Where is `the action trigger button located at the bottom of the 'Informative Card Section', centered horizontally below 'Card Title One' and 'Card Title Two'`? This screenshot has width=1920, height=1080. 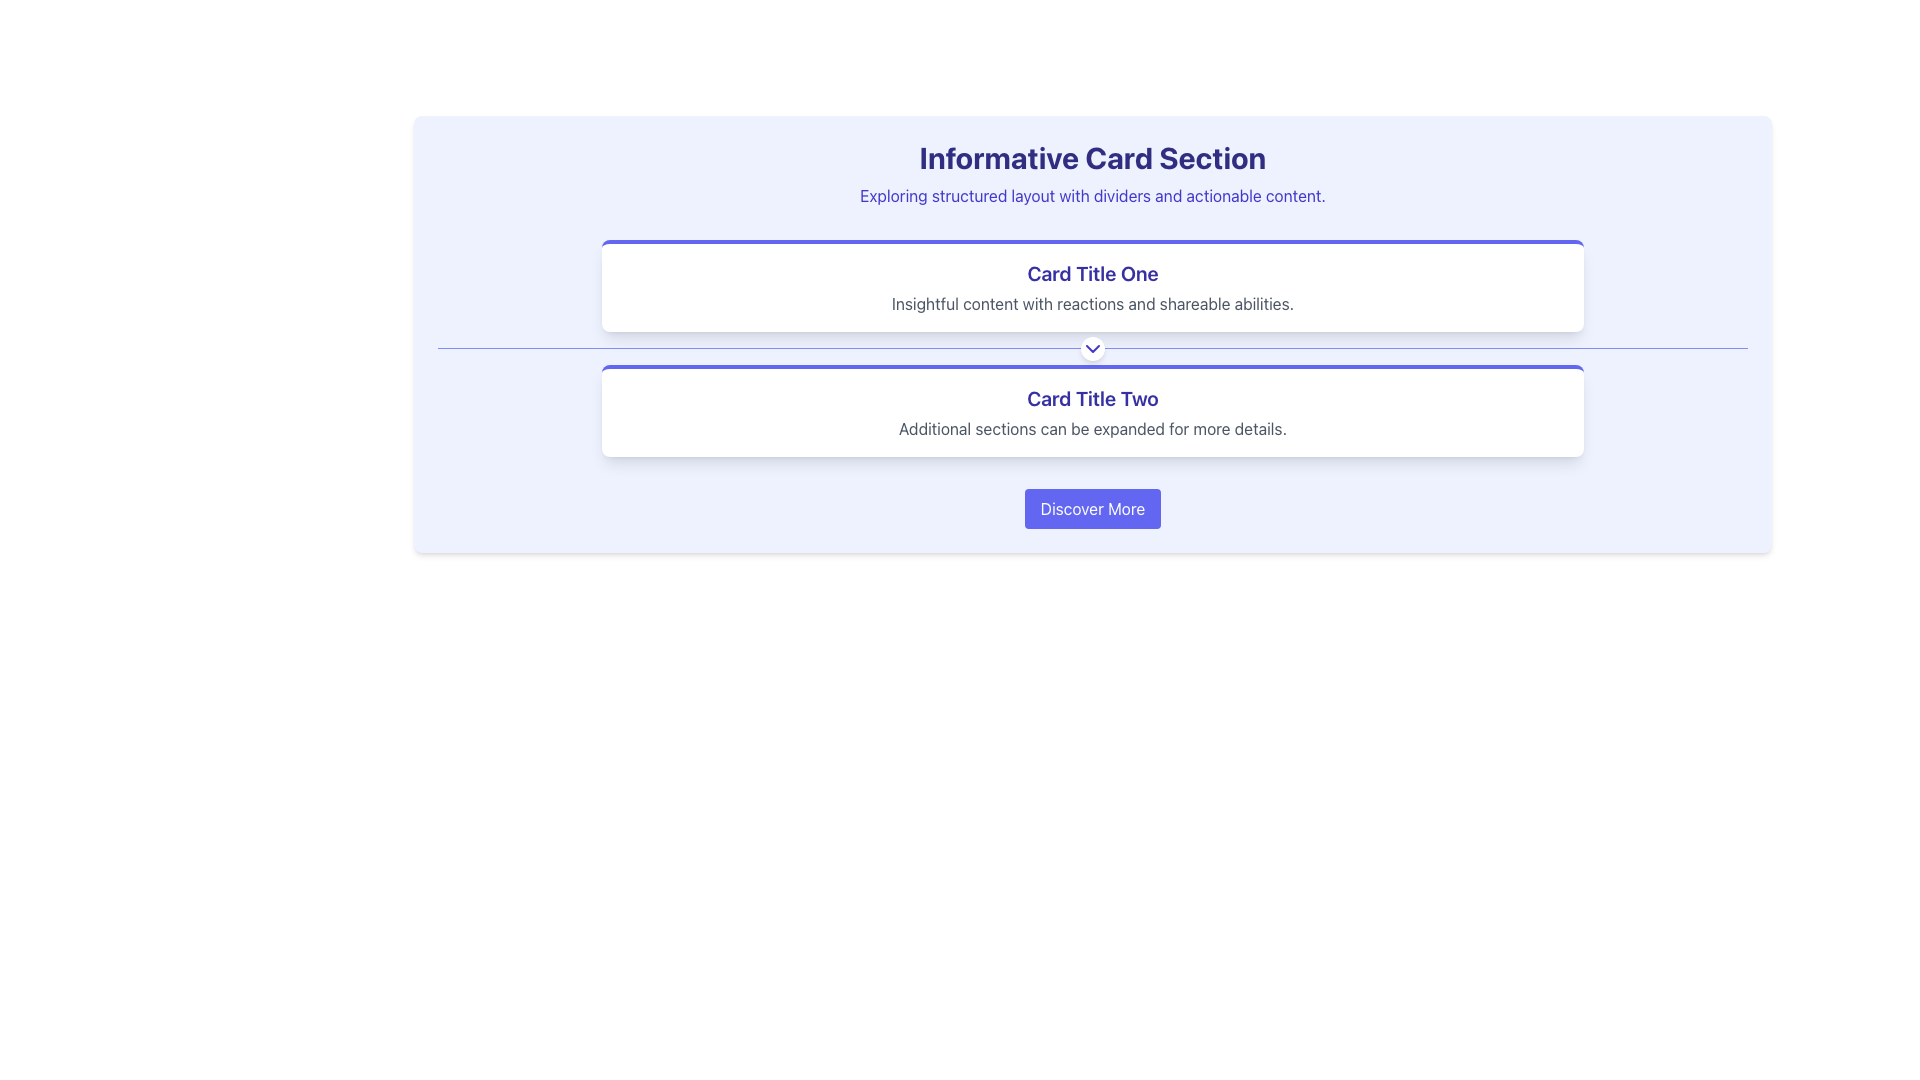
the action trigger button located at the bottom of the 'Informative Card Section', centered horizontally below 'Card Title One' and 'Card Title Two' is located at coordinates (1092, 508).